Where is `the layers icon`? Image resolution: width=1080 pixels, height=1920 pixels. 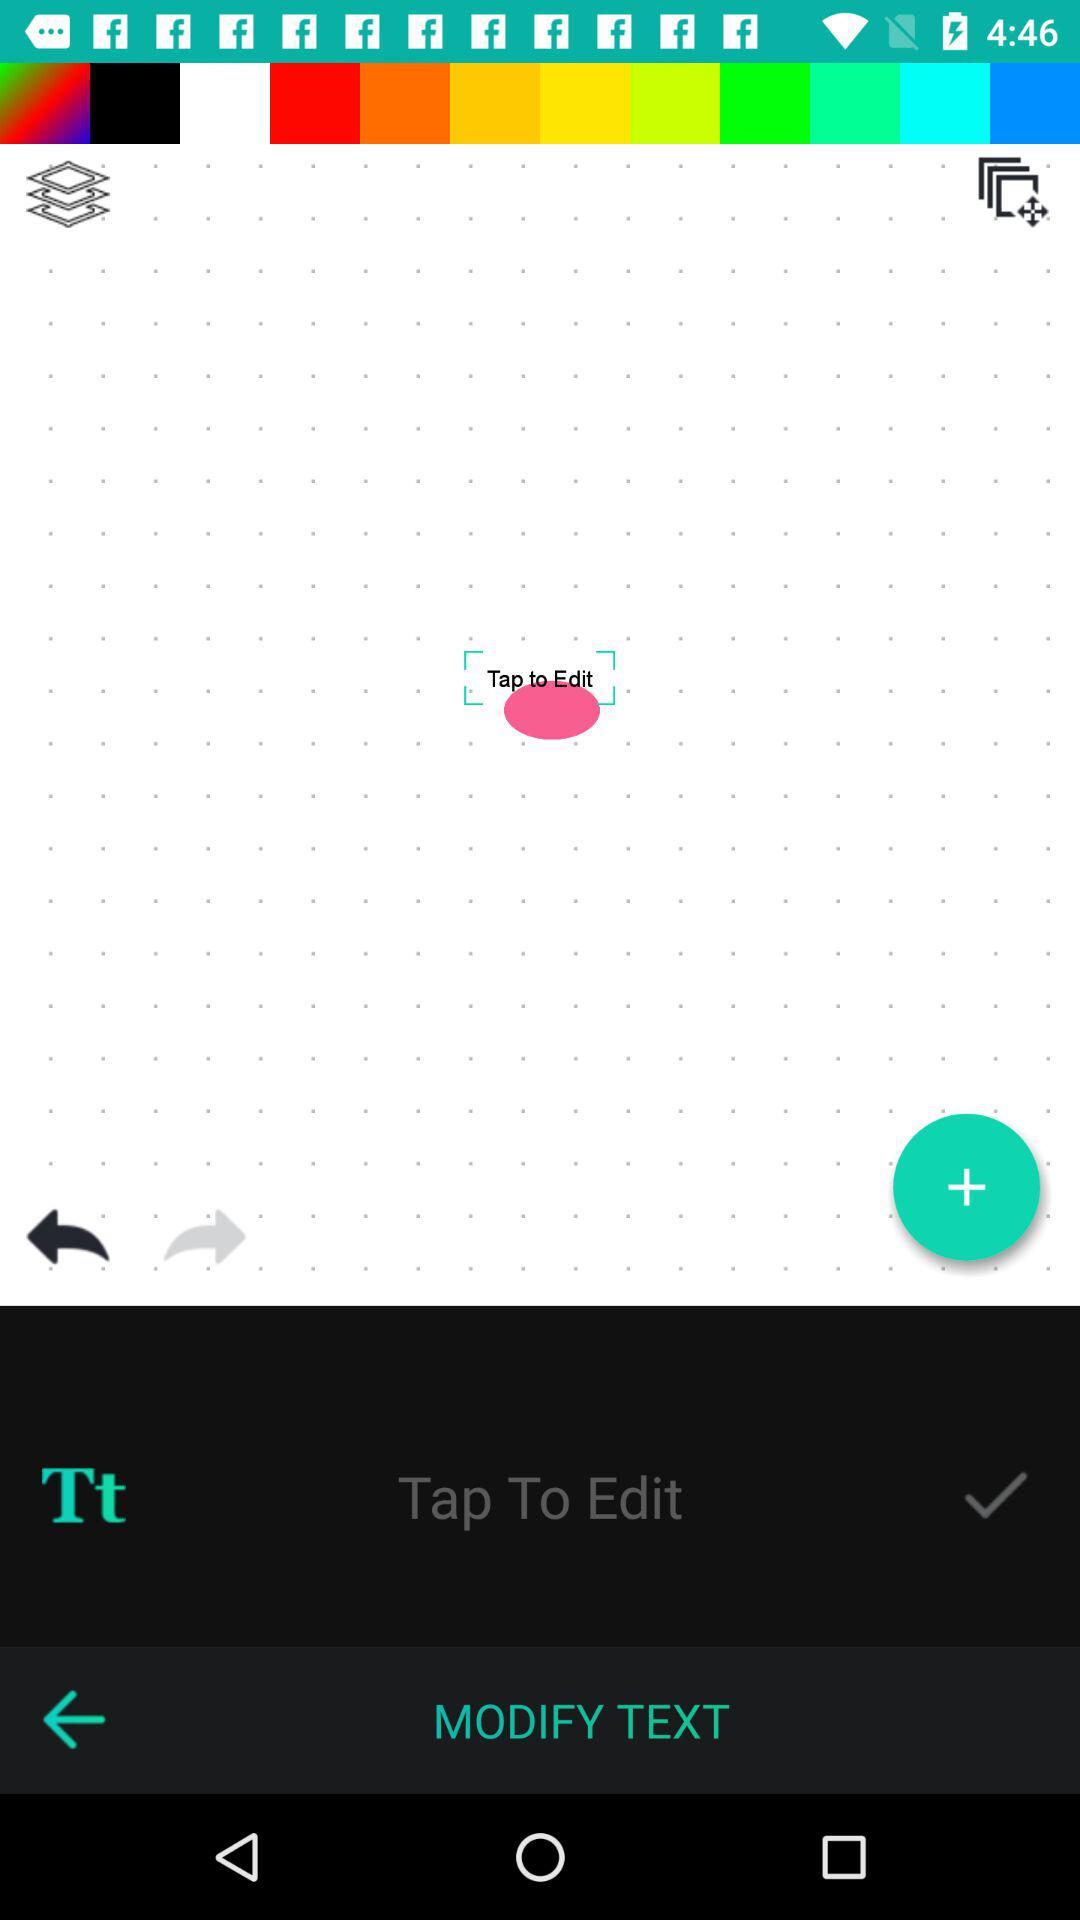 the layers icon is located at coordinates (67, 194).